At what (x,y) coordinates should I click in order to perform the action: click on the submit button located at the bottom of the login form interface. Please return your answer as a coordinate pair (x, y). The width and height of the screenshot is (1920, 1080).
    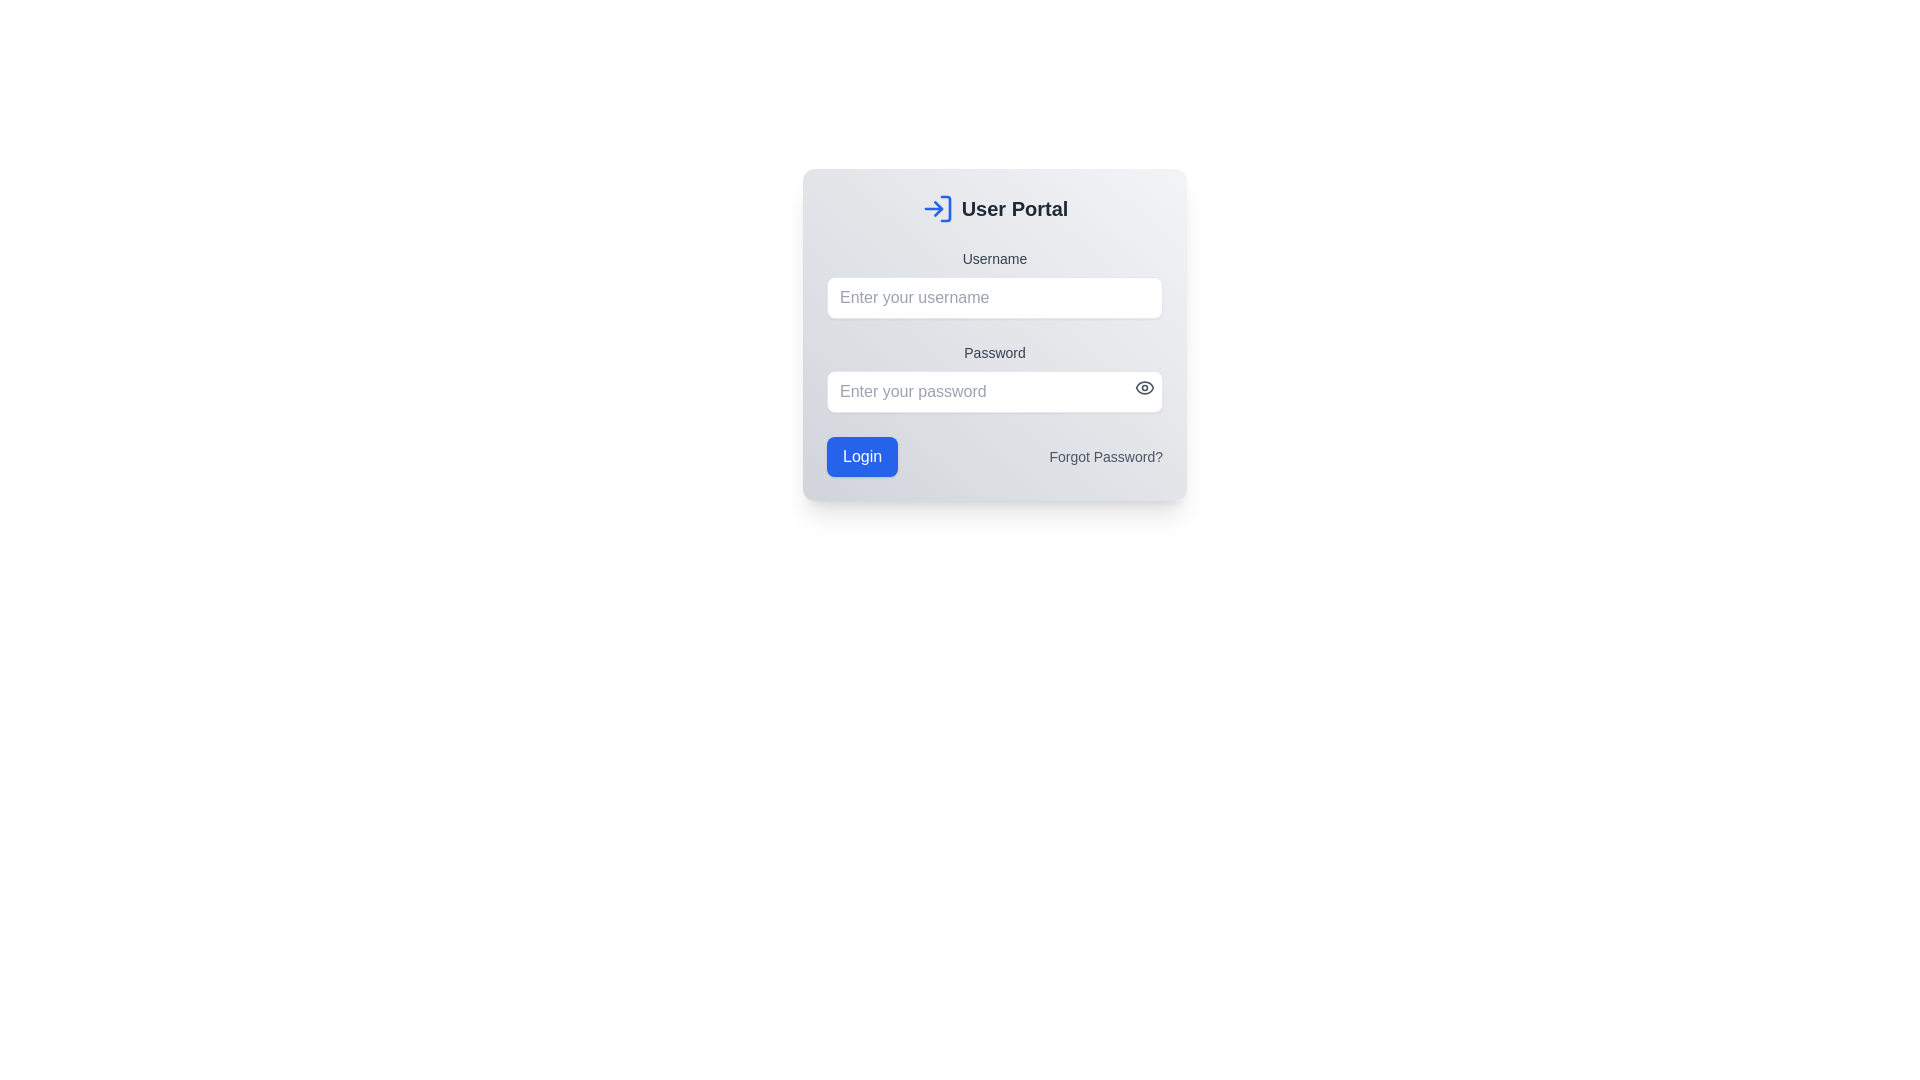
    Looking at the image, I should click on (862, 456).